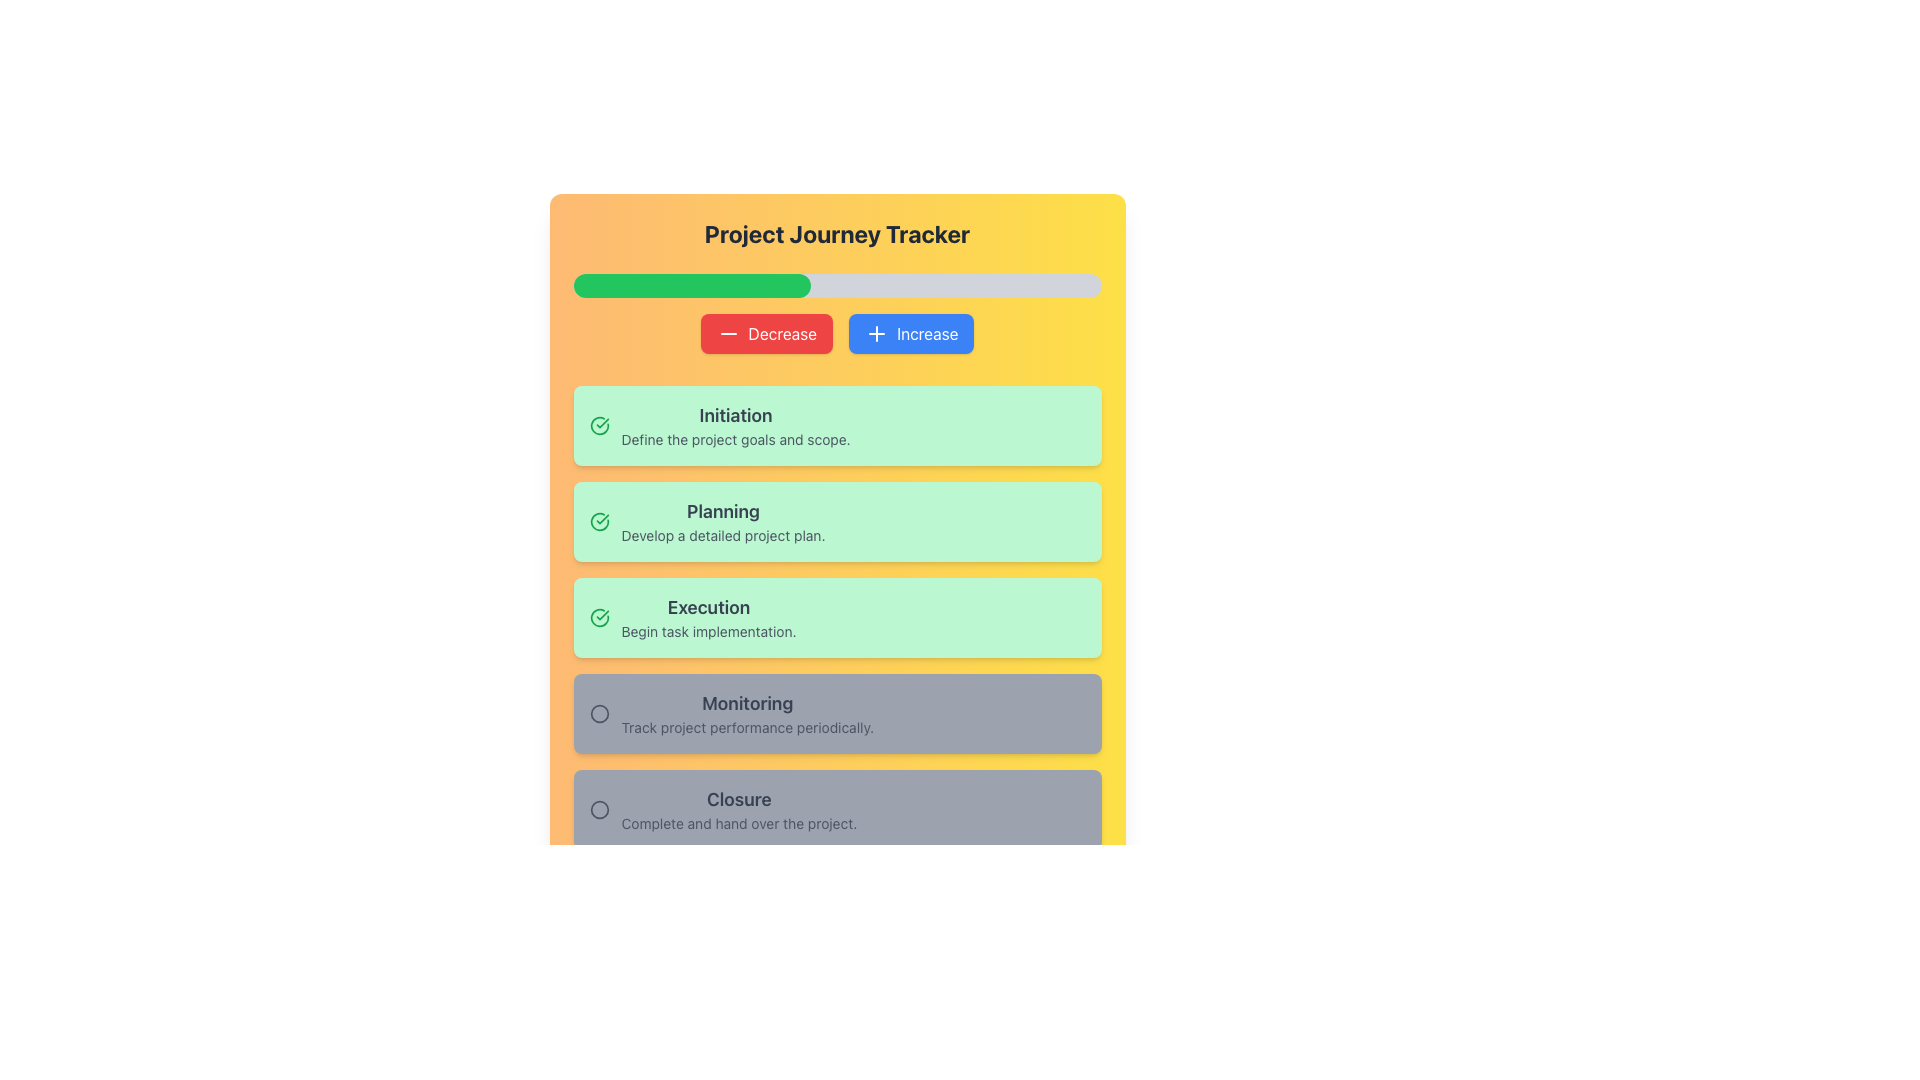 This screenshot has width=1920, height=1080. Describe the element at coordinates (735, 415) in the screenshot. I see `the static text header for the 'Initiation' phase of the project tracker, which is located in the green section above the text 'Define the project goals and scope.'` at that location.